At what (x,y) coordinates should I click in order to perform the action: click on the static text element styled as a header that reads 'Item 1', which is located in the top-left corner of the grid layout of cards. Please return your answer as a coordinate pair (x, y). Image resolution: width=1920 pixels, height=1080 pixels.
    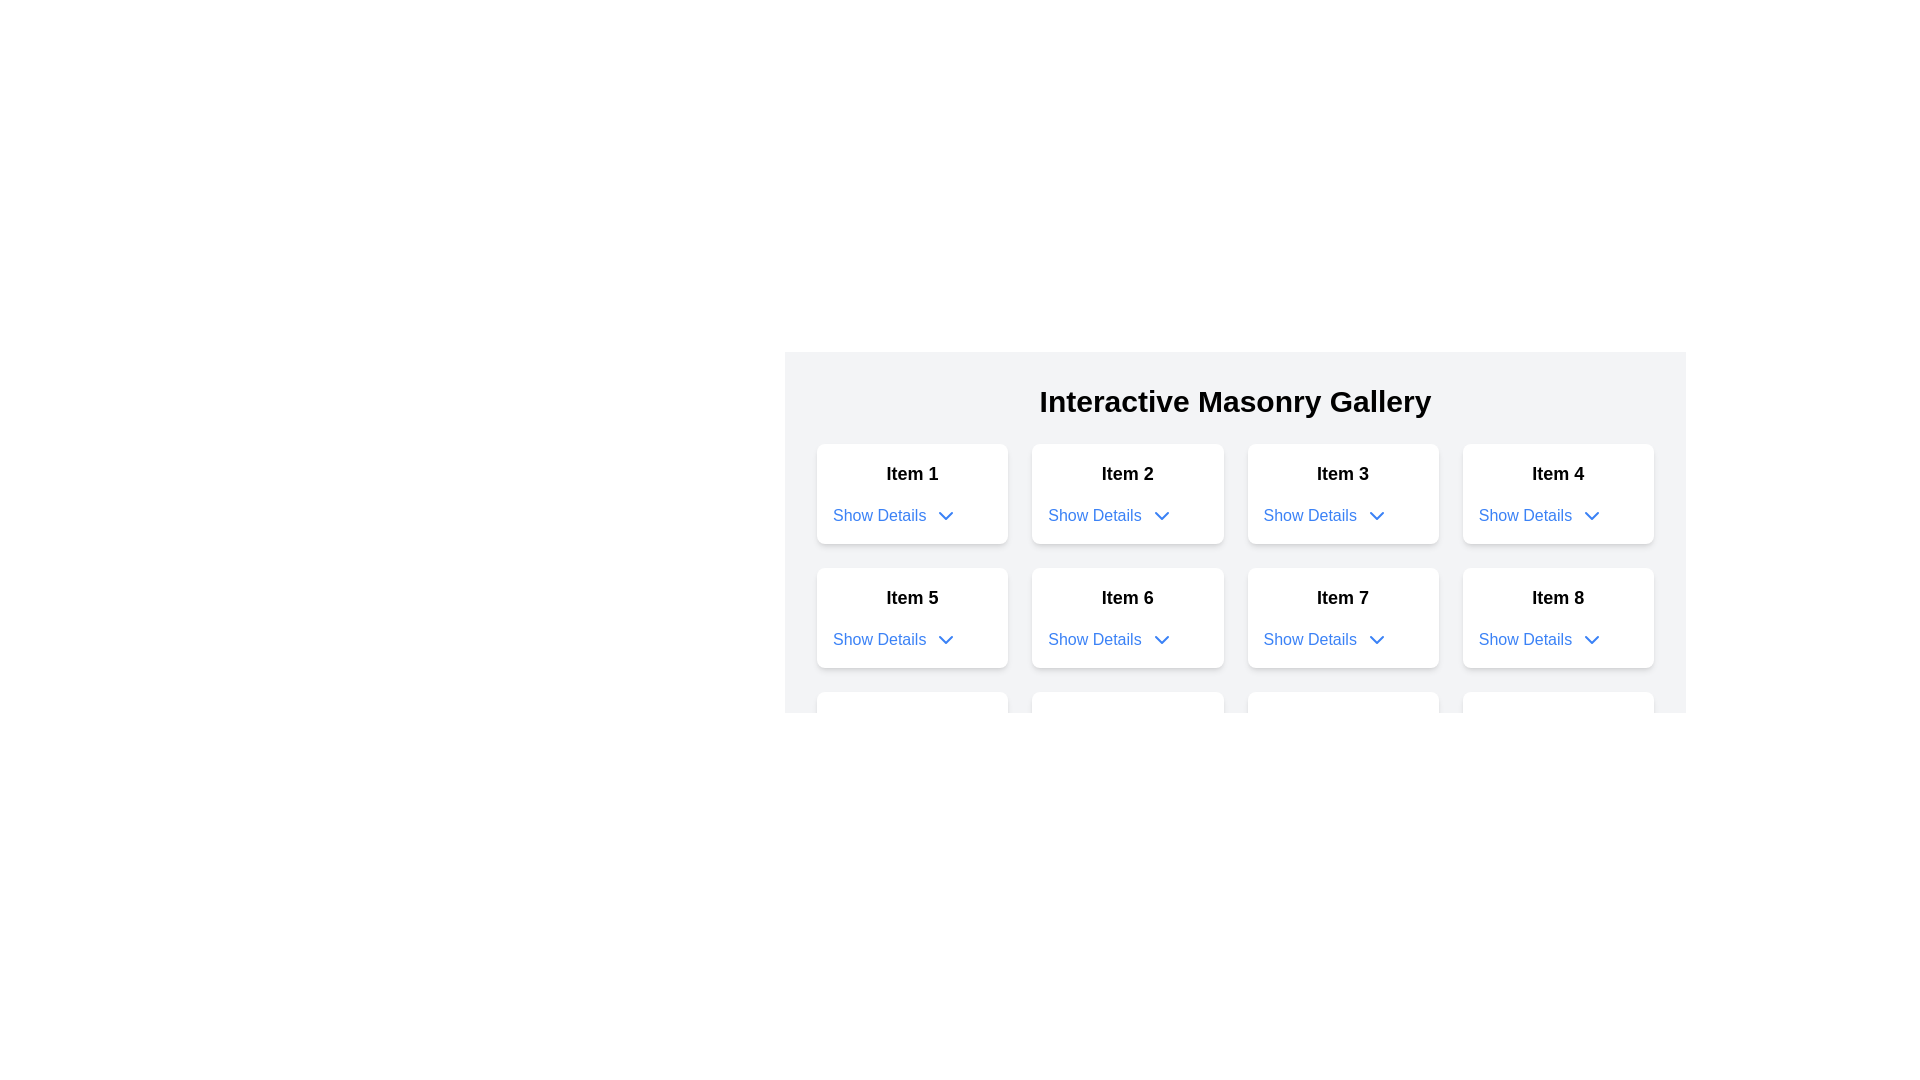
    Looking at the image, I should click on (911, 474).